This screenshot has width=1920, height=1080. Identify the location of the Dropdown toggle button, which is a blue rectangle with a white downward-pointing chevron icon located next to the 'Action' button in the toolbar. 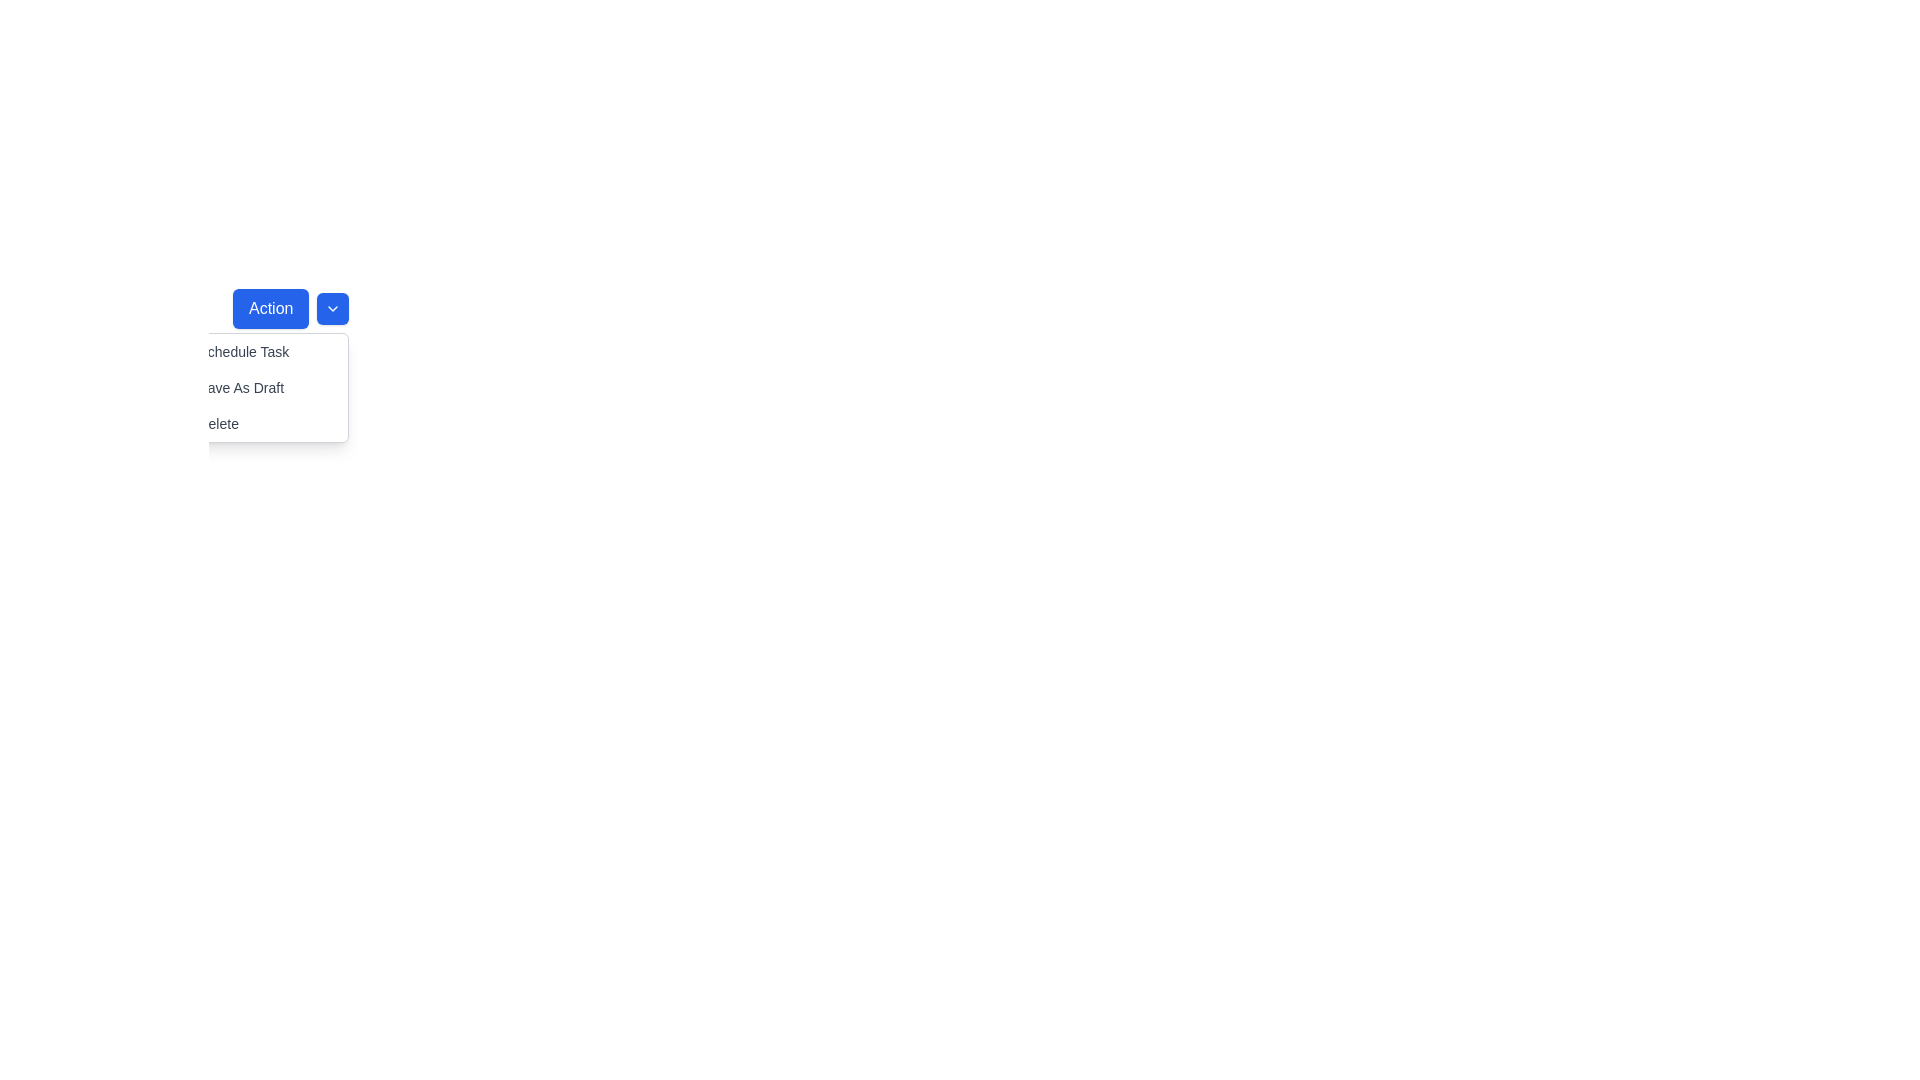
(333, 308).